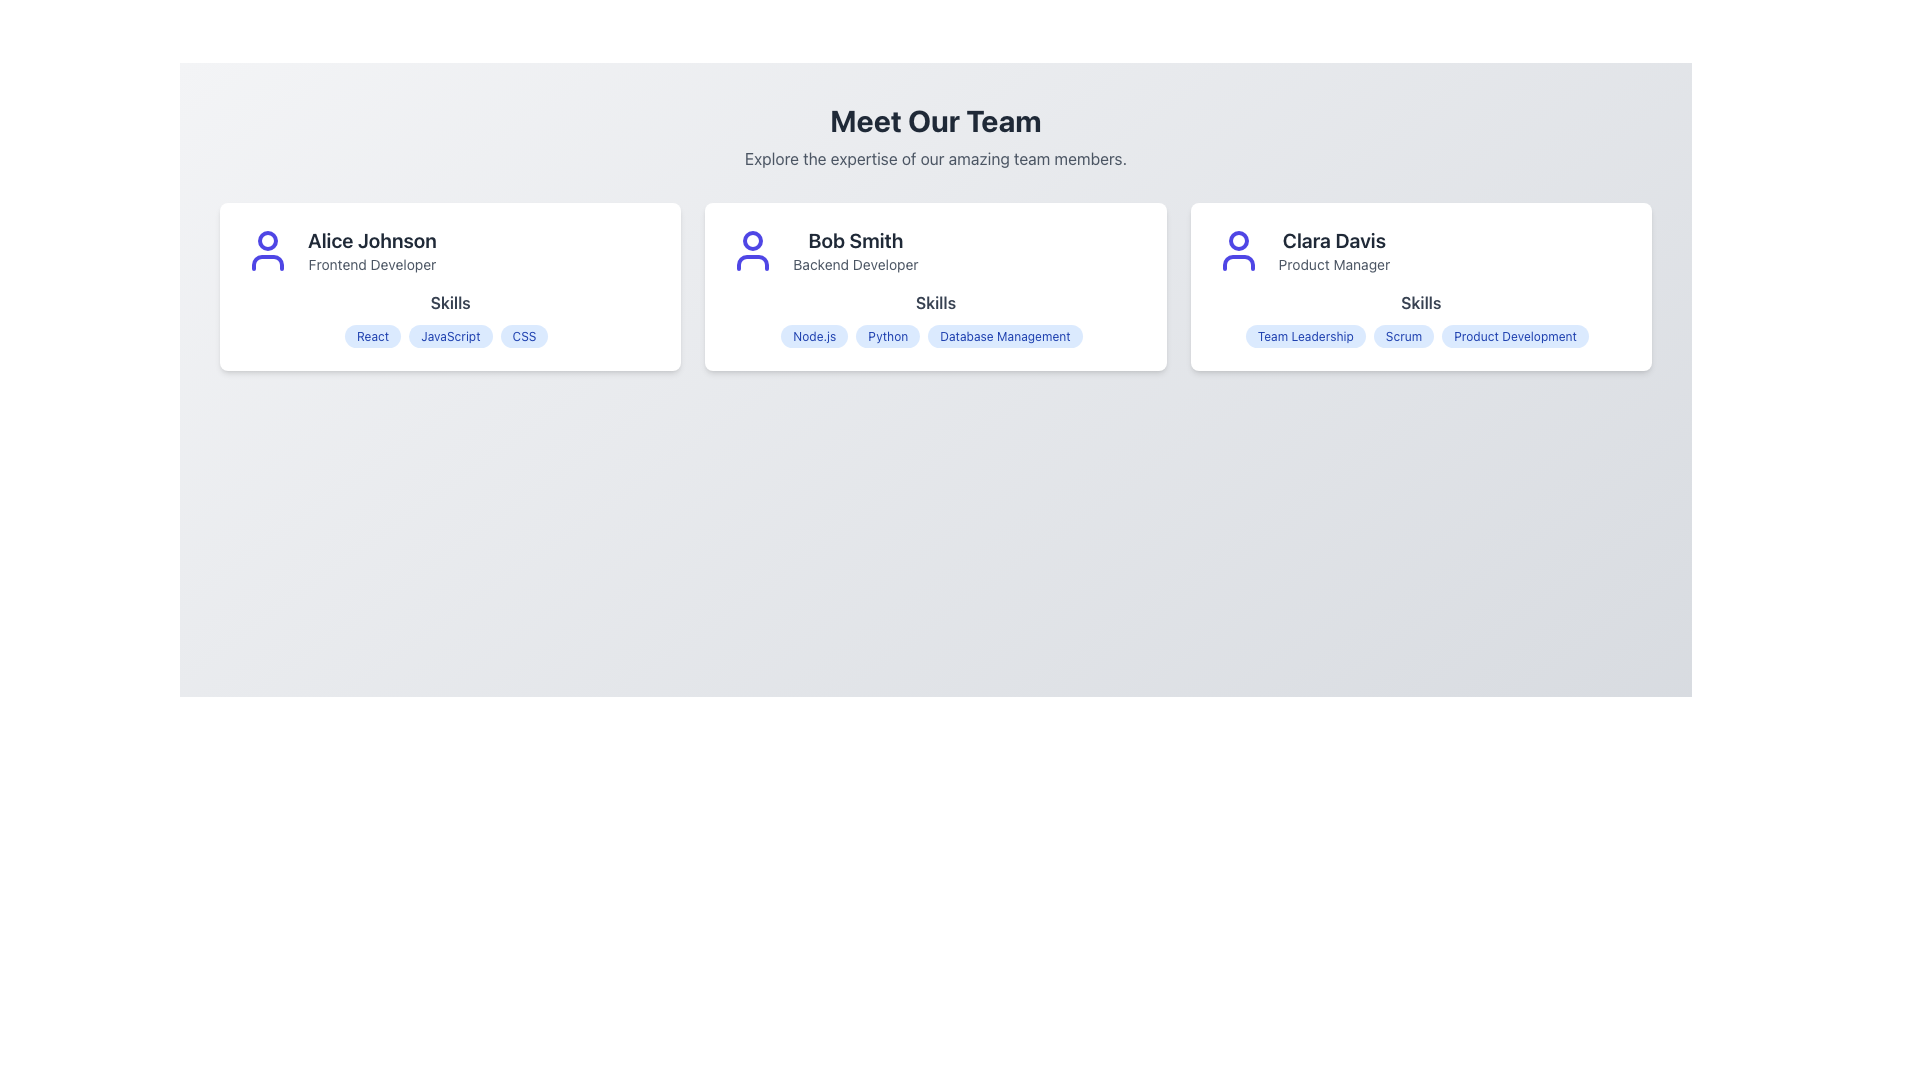 Image resolution: width=1920 pixels, height=1080 pixels. I want to click on the Text Label that reads 'Product Manager', which is styled in a smaller, gray font and located below 'Clara Davis' in the rightmost team member card, so click(1334, 264).